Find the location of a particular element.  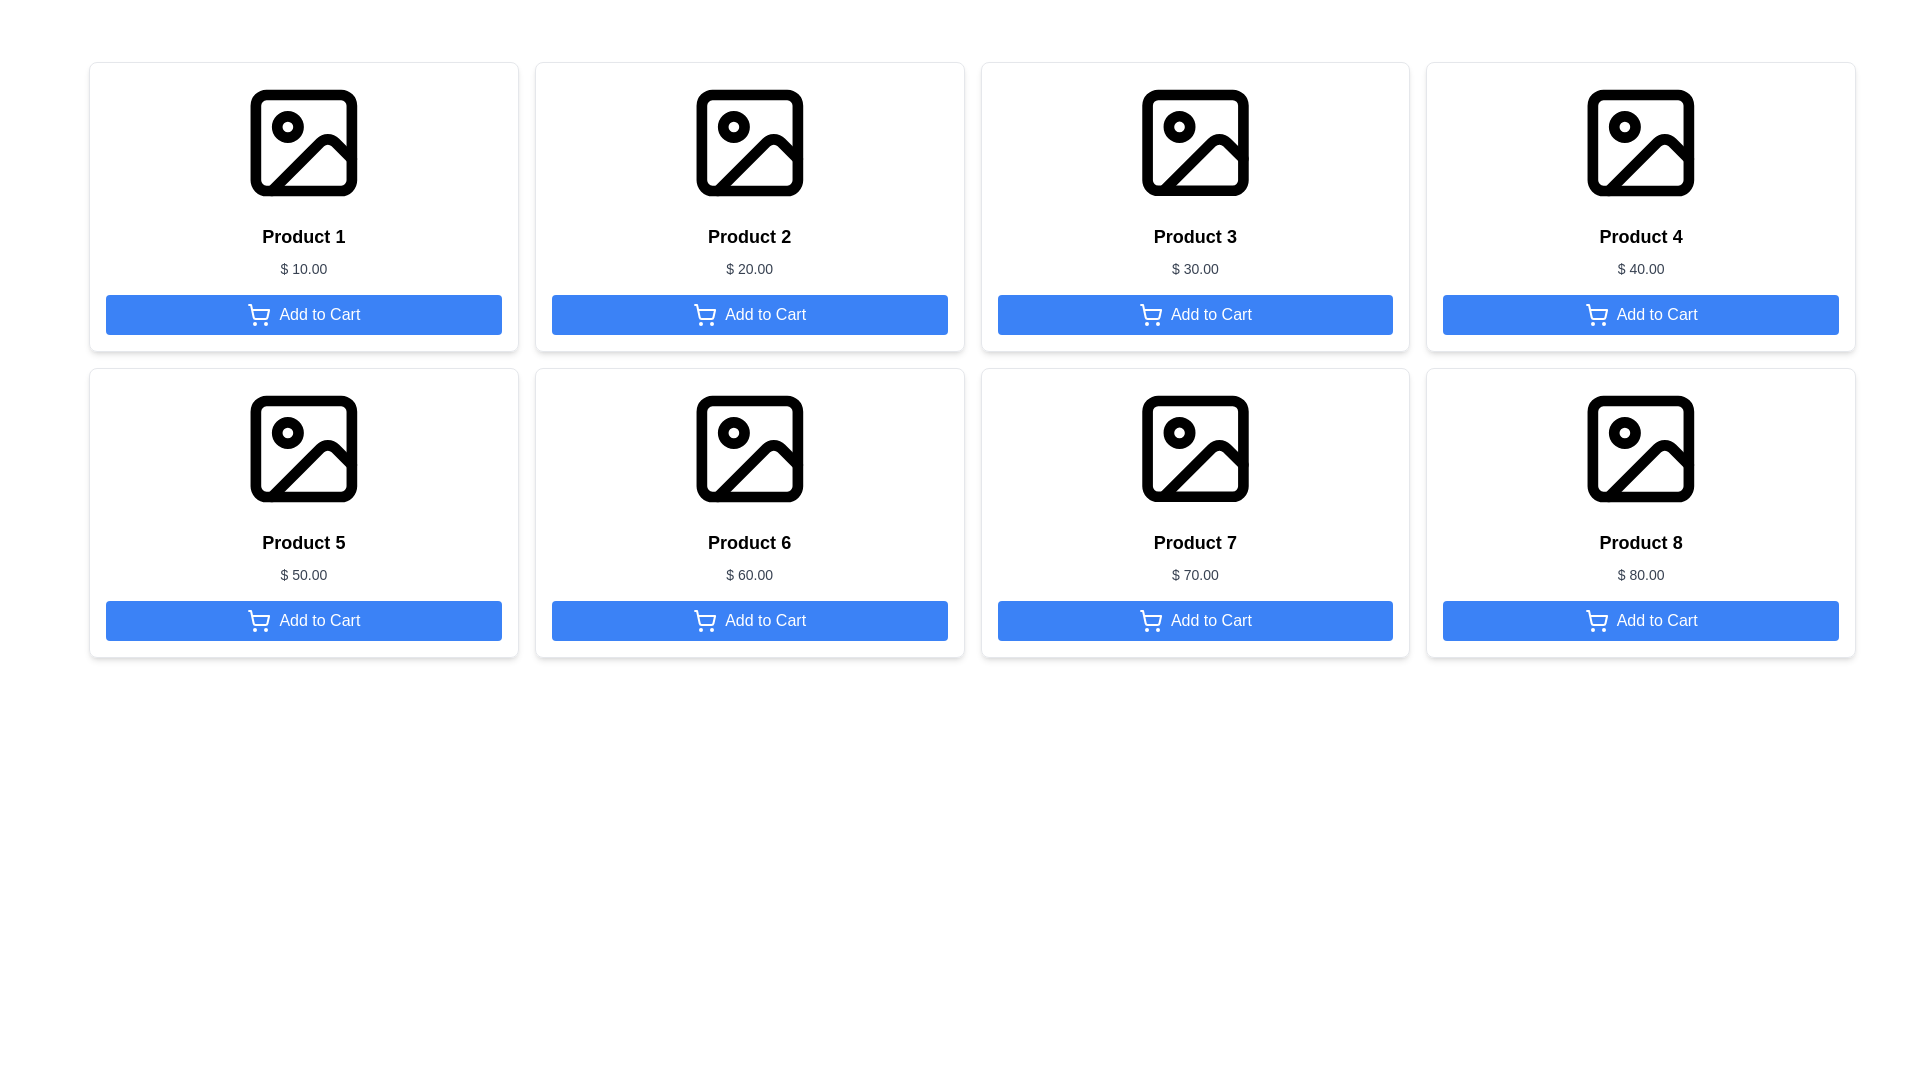

the graphical circle that is part of the 'Product 7' card, located in the middle row of the grid, second from the right, within the top-left quadrant of the image is located at coordinates (1179, 431).